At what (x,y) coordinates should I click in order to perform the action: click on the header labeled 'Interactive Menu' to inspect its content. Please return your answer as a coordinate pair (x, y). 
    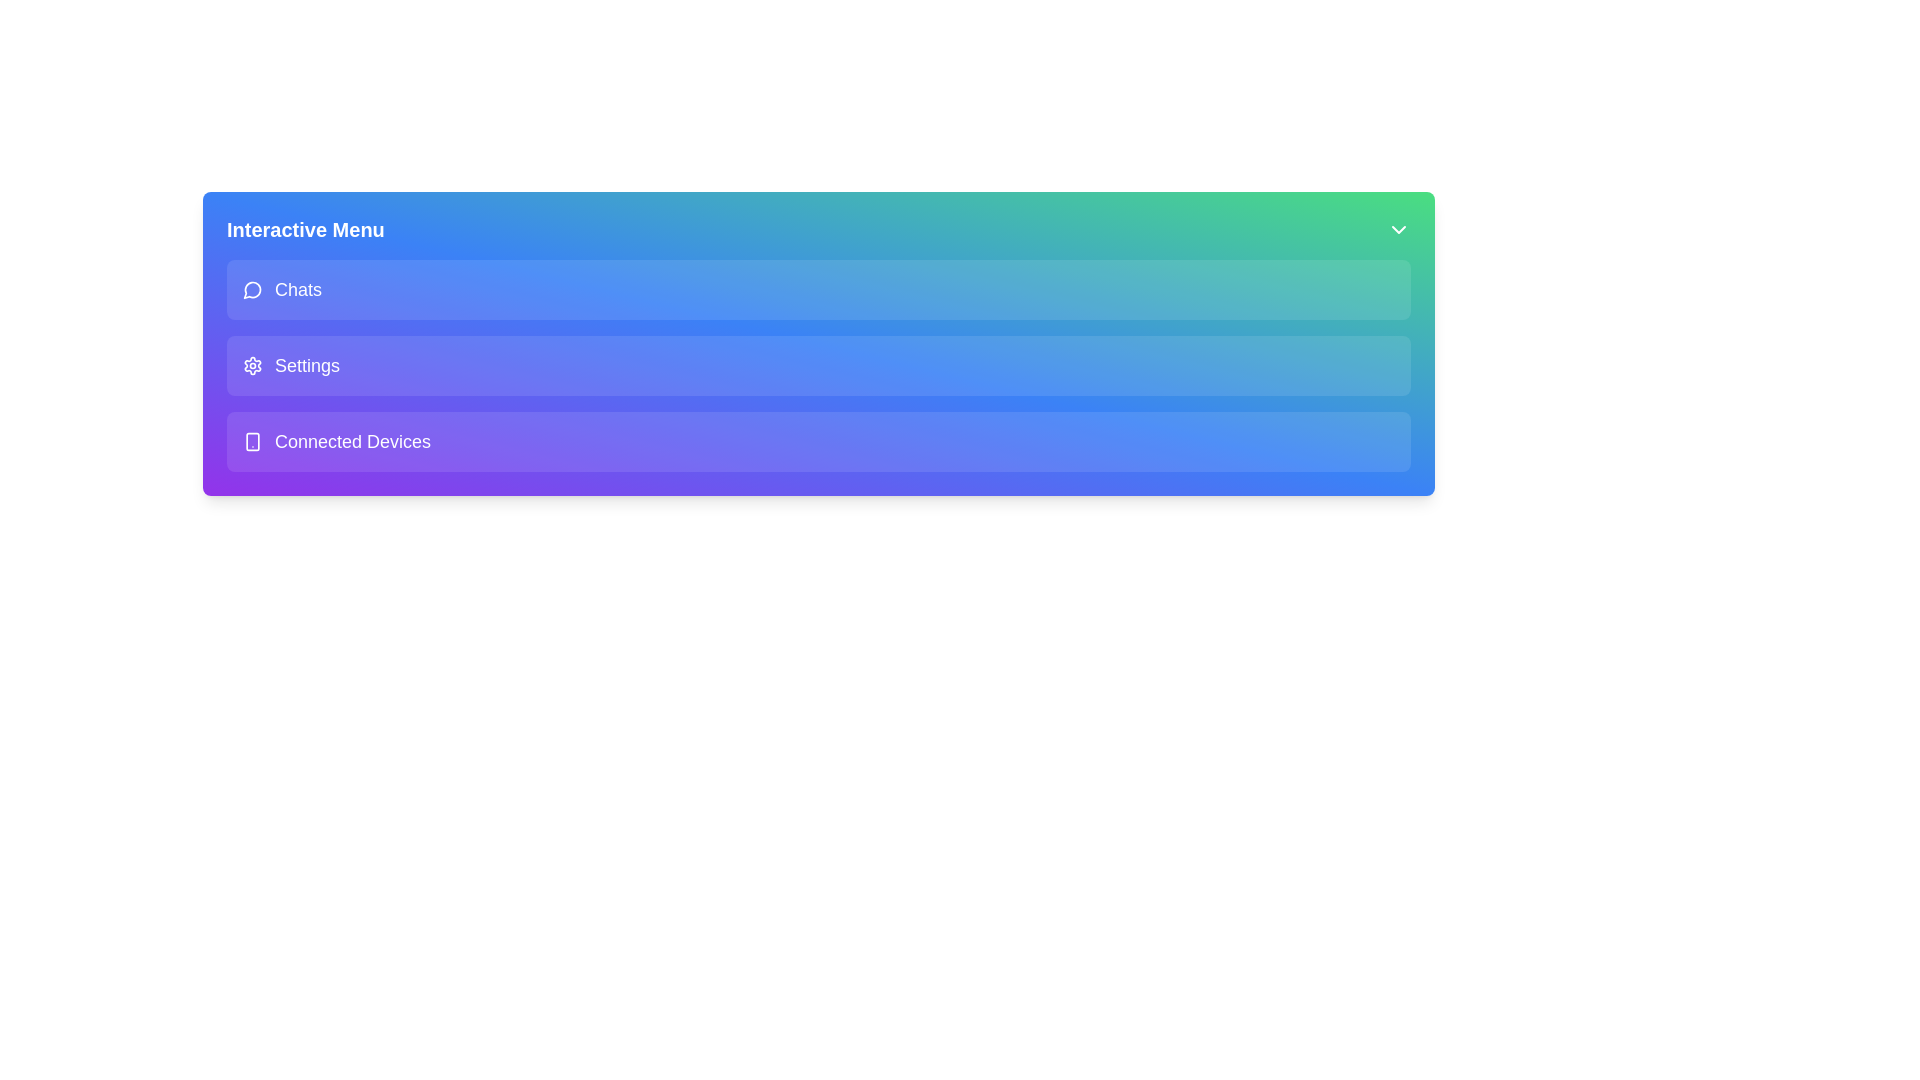
    Looking at the image, I should click on (819, 229).